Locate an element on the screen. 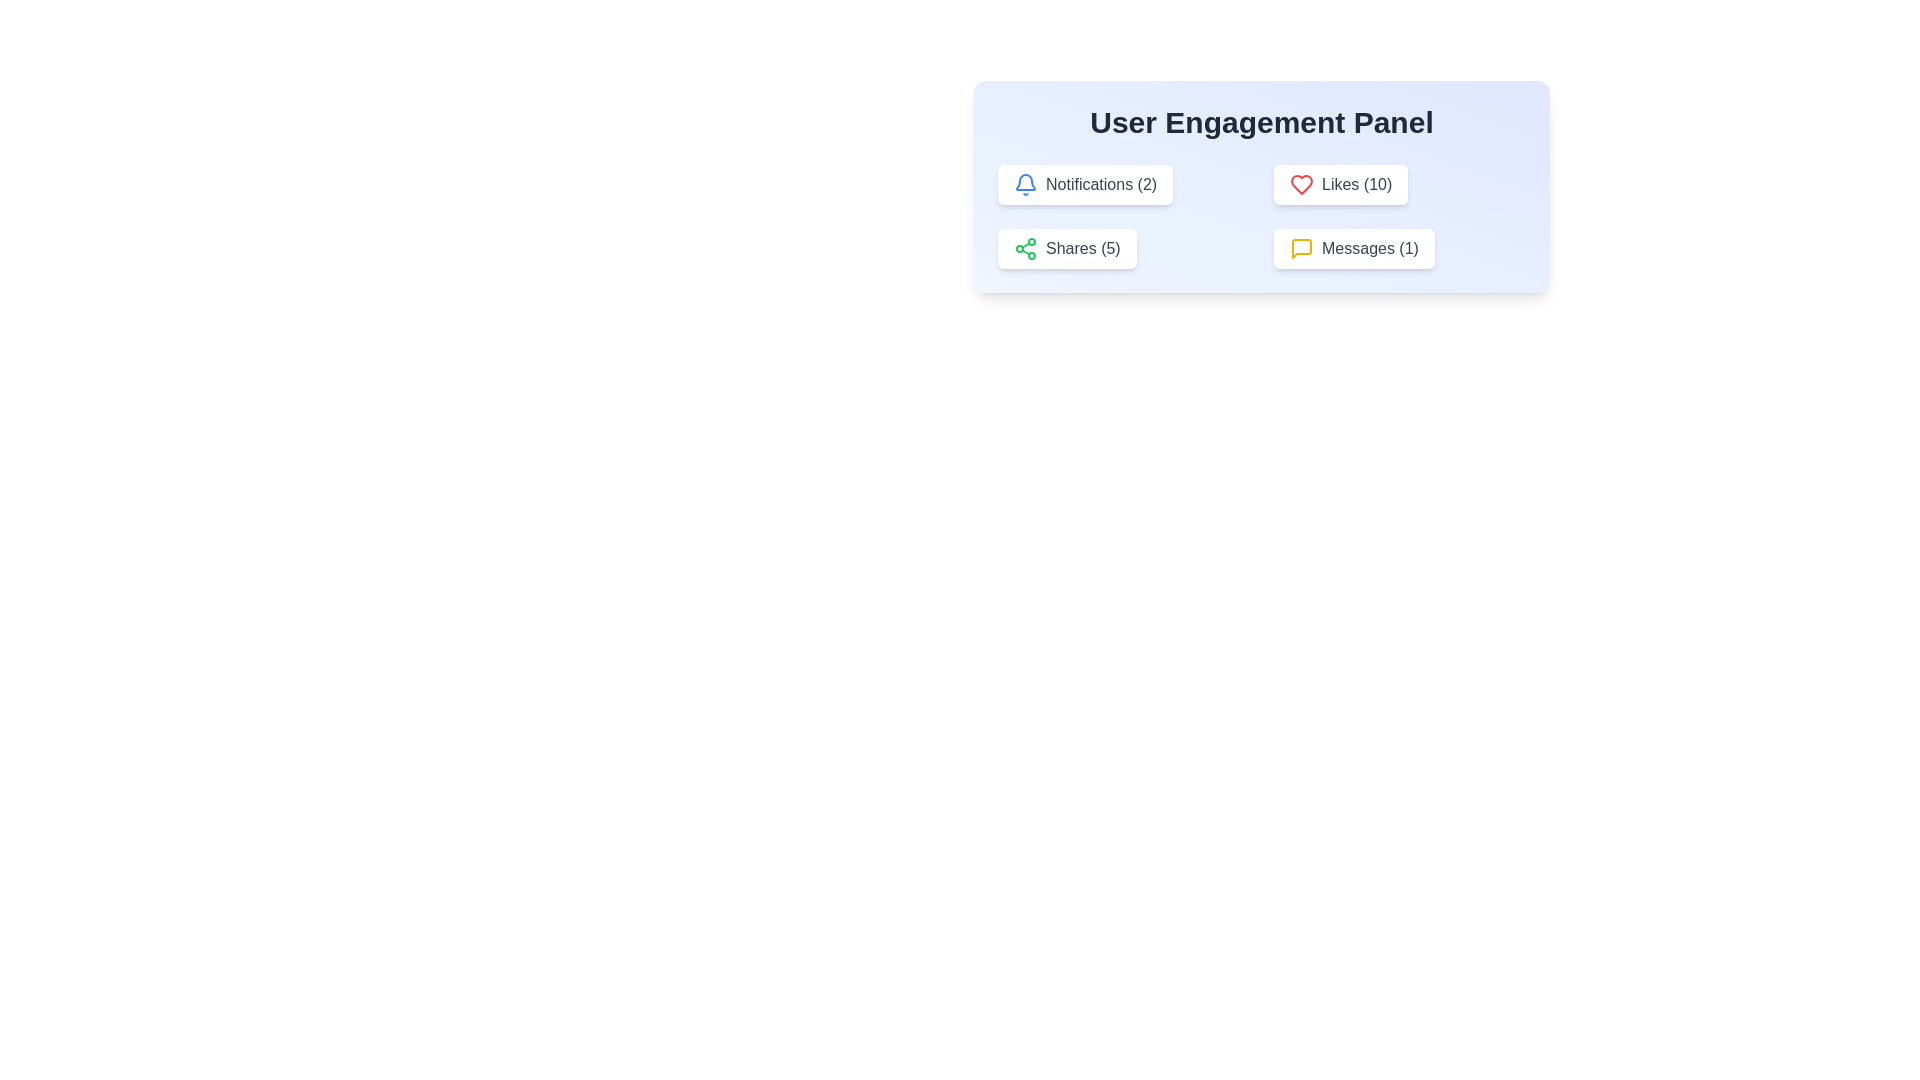 Image resolution: width=1920 pixels, height=1080 pixels. the button displaying the count of unread messages (1) located in the bottom-right corner of the User Engagement Panel is located at coordinates (1354, 248).